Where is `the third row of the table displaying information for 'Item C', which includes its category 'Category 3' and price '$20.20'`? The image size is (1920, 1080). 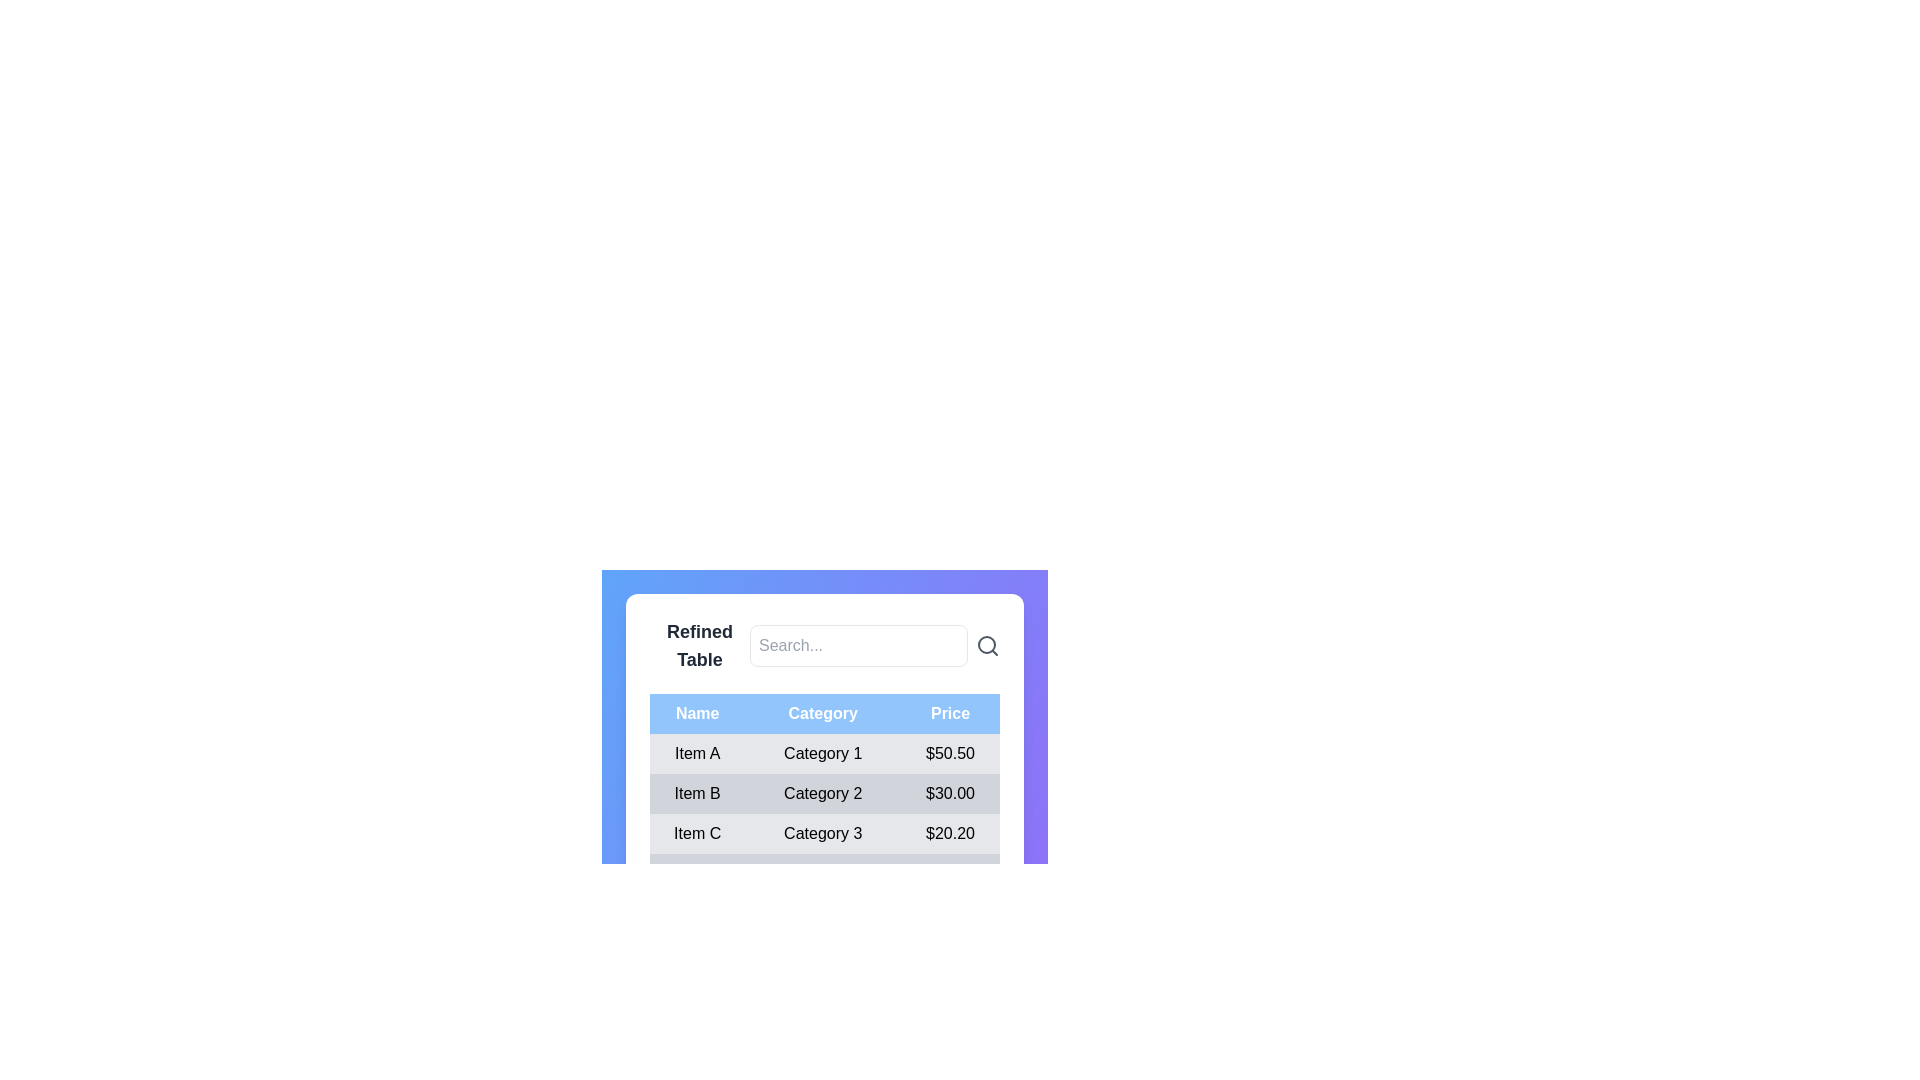 the third row of the table displaying information for 'Item C', which includes its category 'Category 3' and price '$20.20' is located at coordinates (825, 833).